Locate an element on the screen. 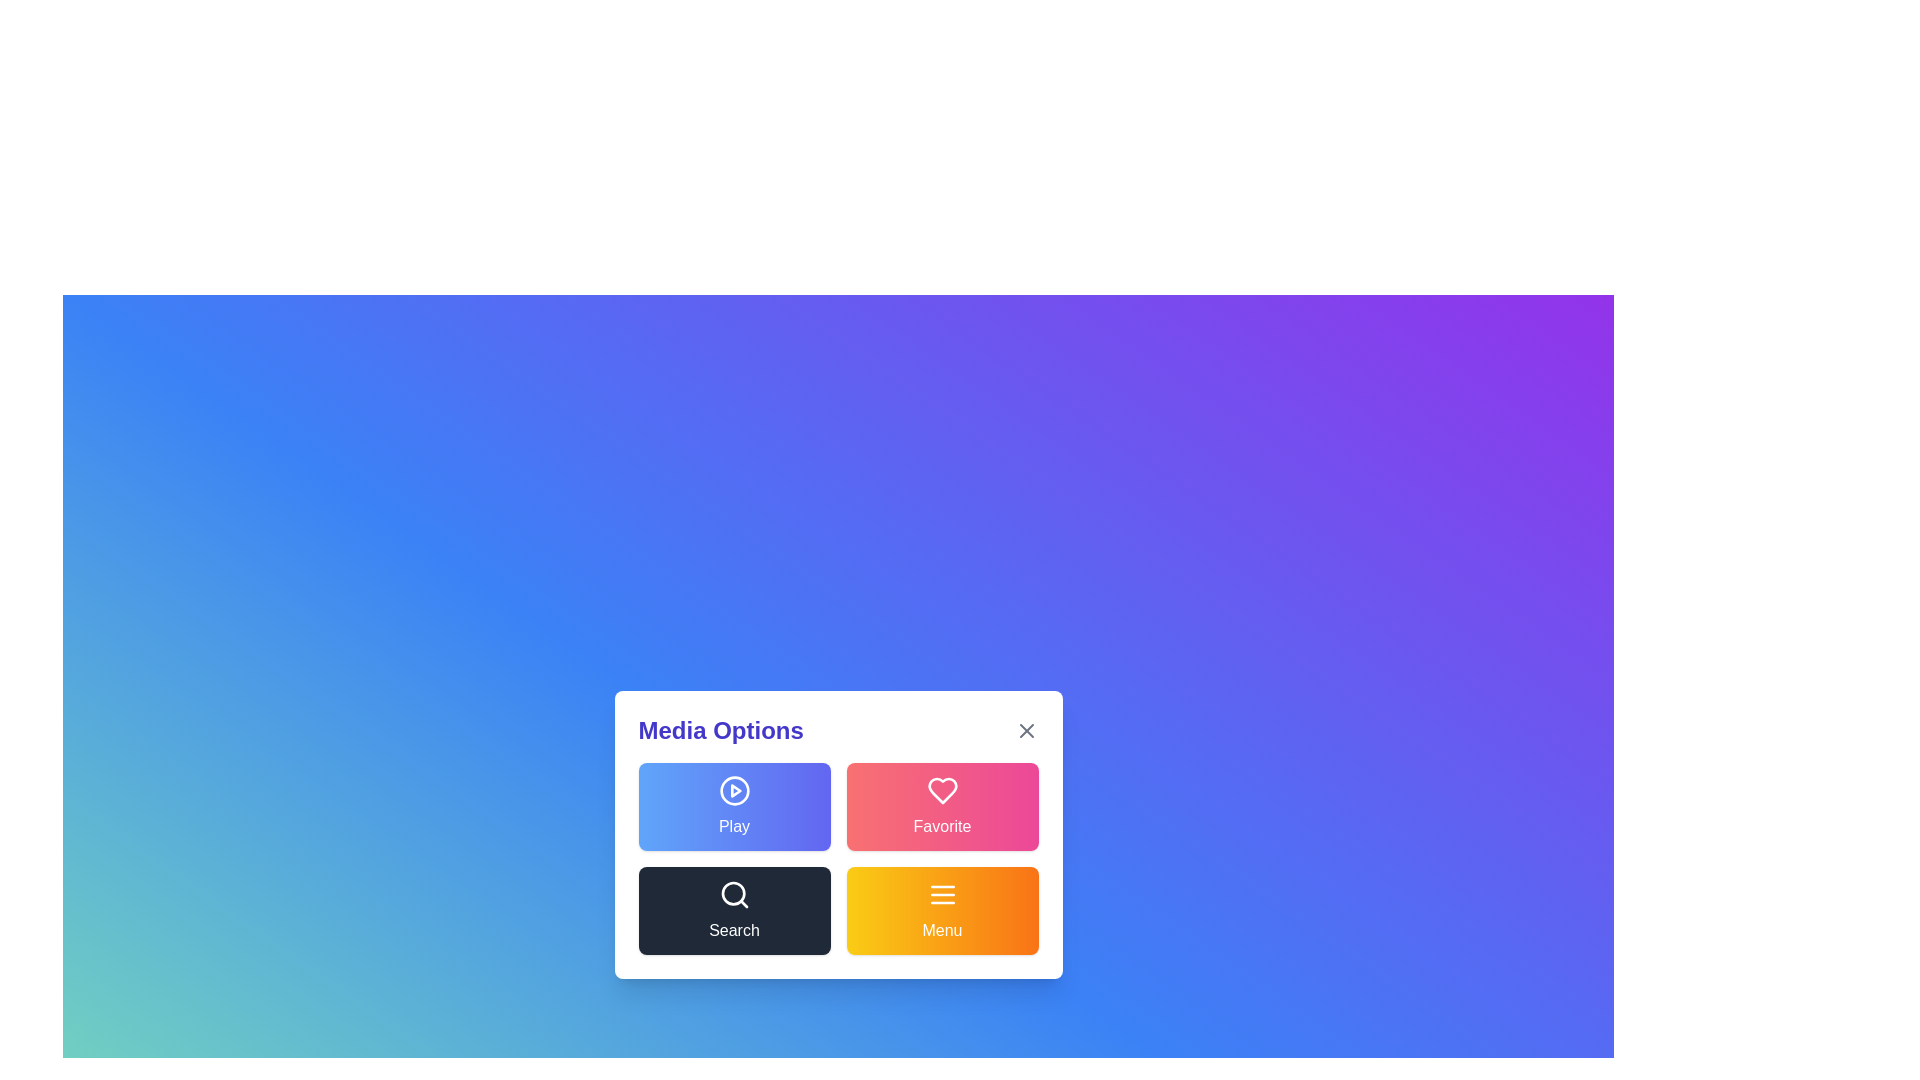  the 'Menu' button is located at coordinates (941, 910).